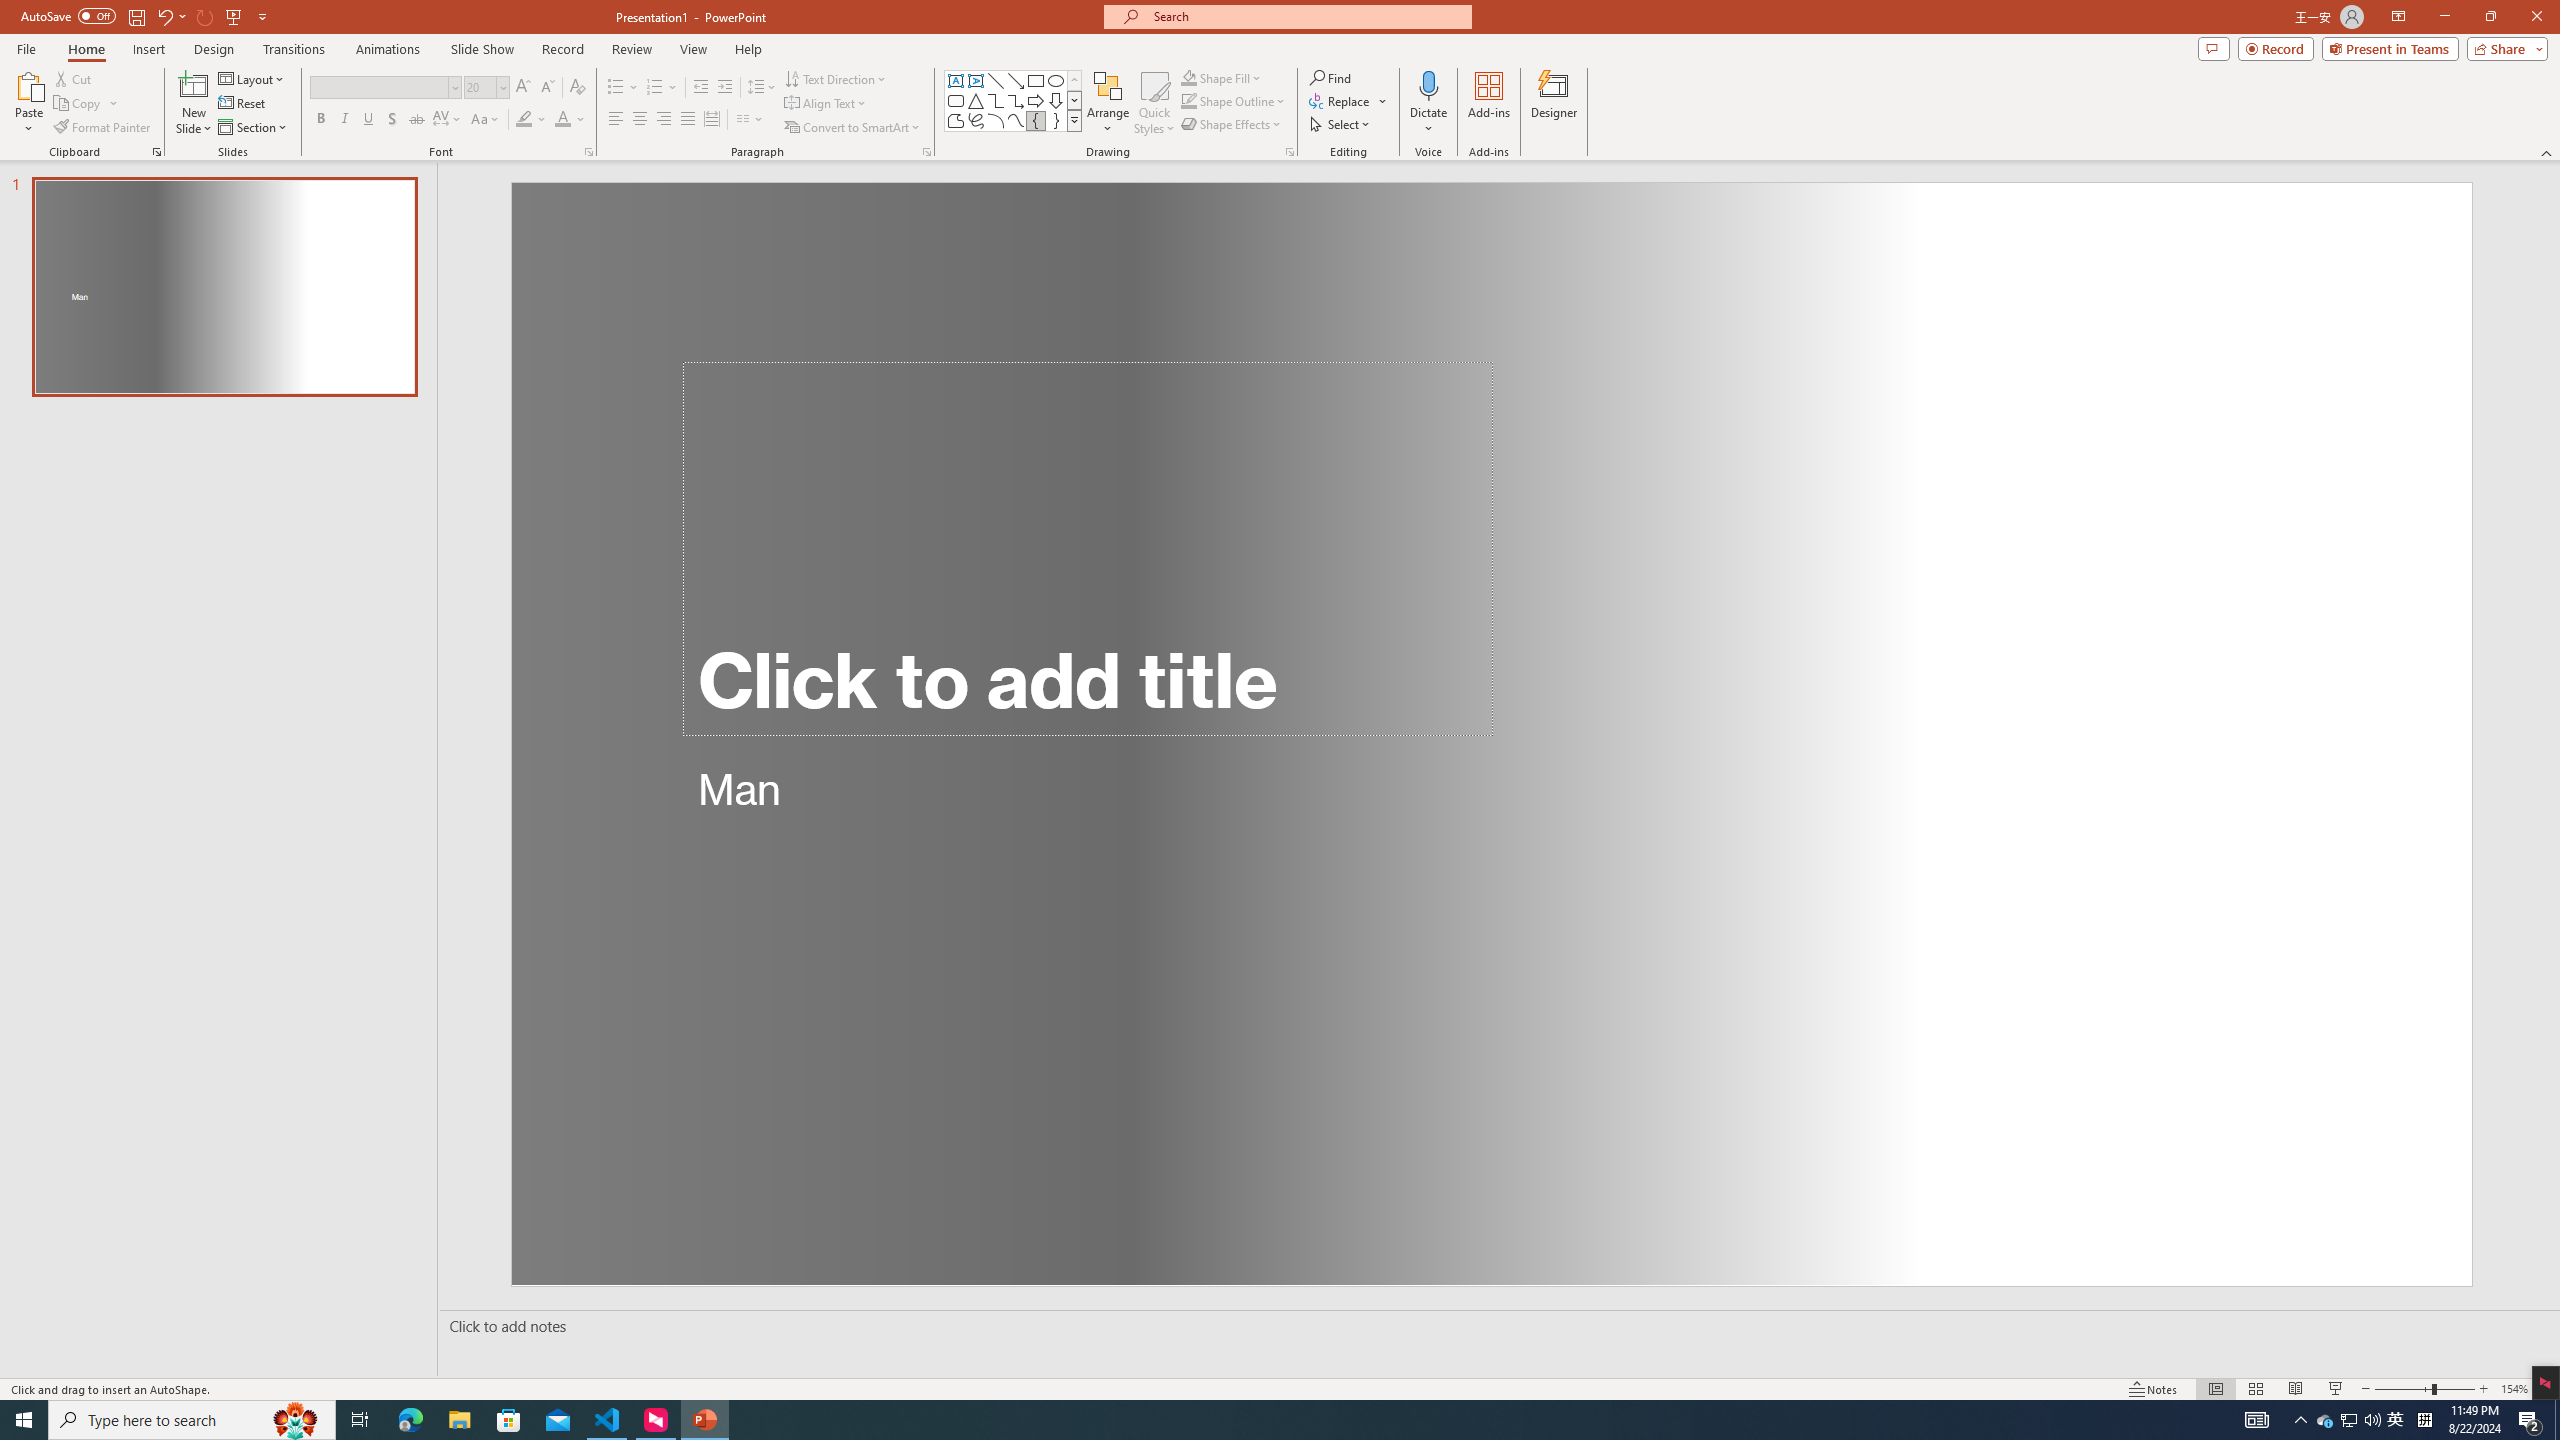  What do you see at coordinates (640, 118) in the screenshot?
I see `'Center'` at bounding box center [640, 118].